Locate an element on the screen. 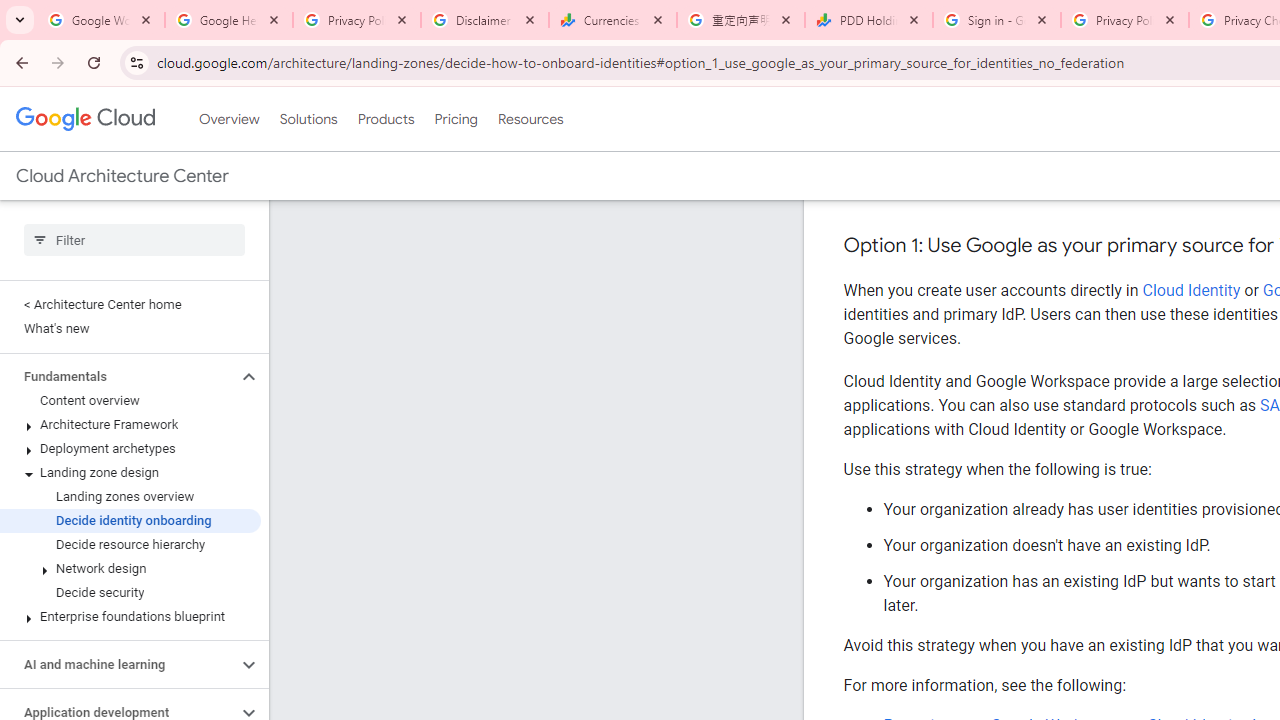  'Decide identity onboarding' is located at coordinates (129, 519).